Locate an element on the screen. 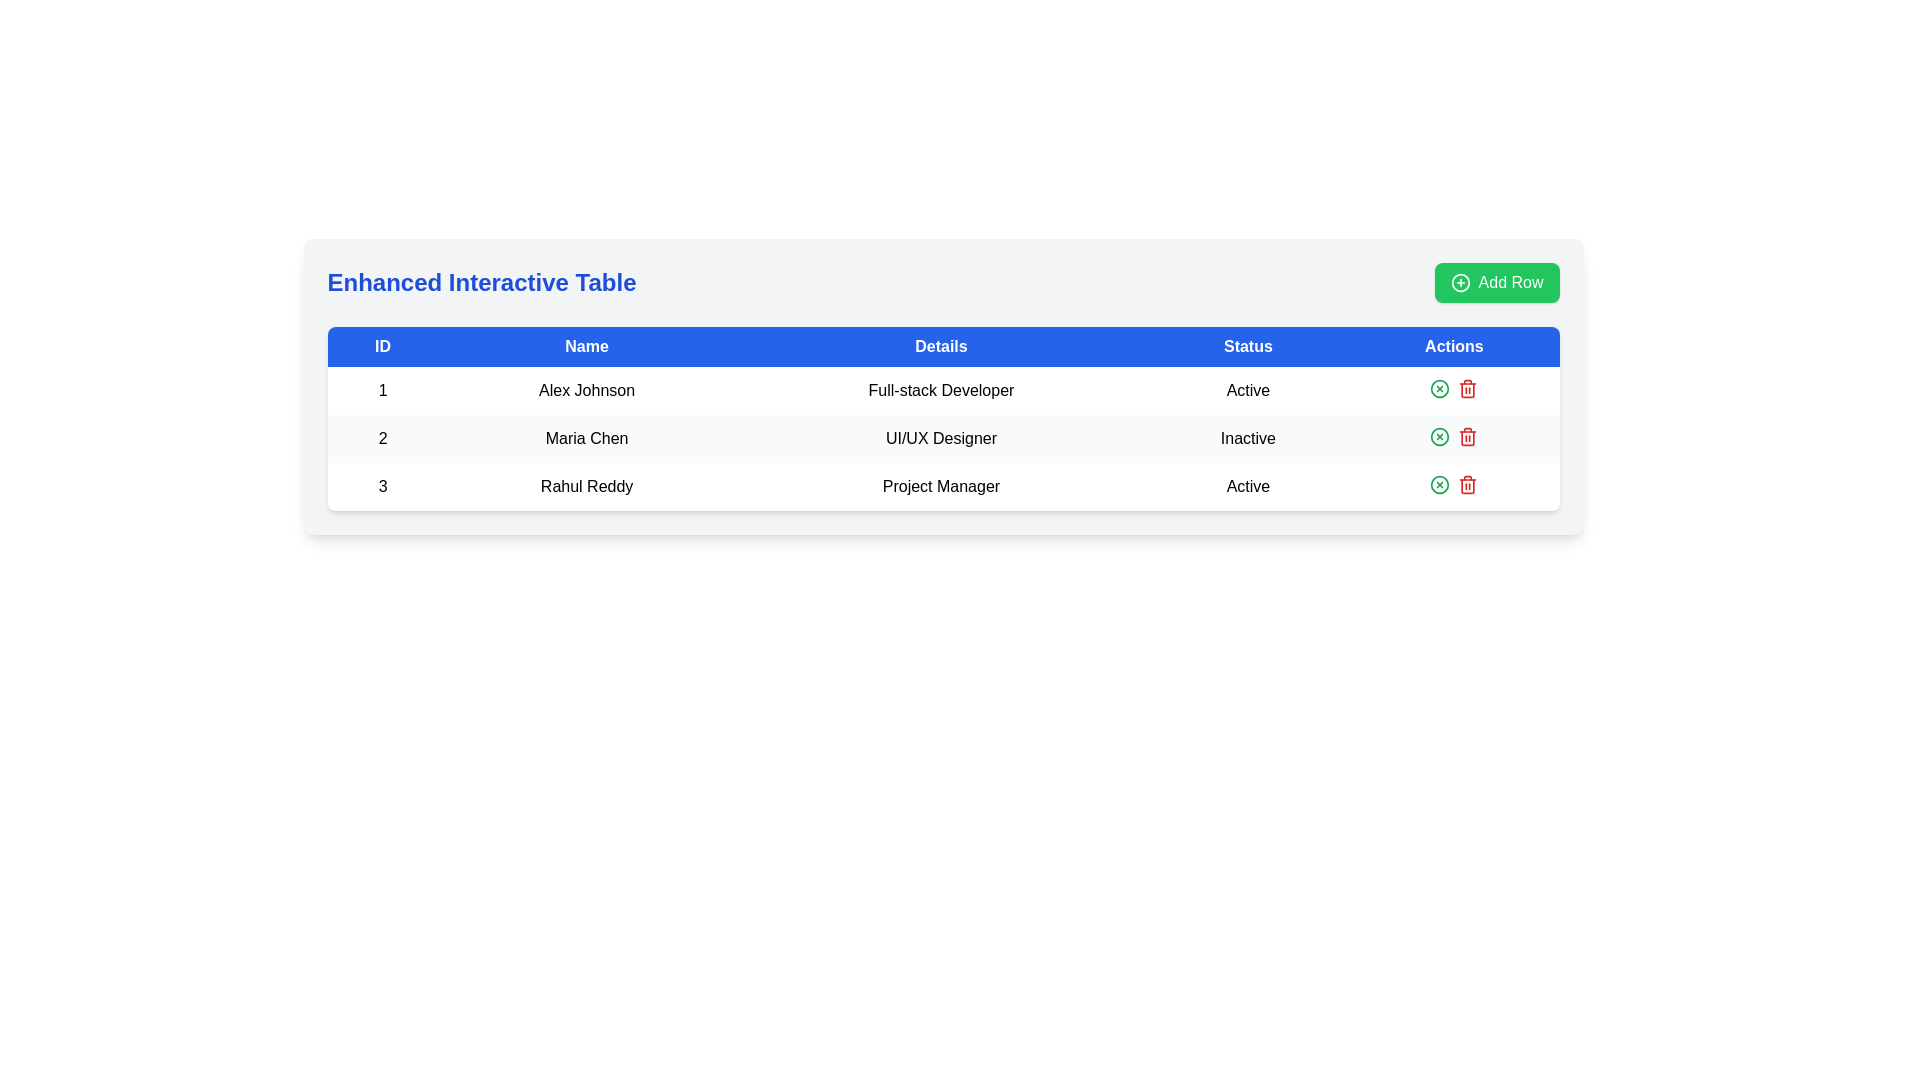 The width and height of the screenshot is (1920, 1080). the red trash icon in the 'Actions' column of the third row is located at coordinates (1468, 389).